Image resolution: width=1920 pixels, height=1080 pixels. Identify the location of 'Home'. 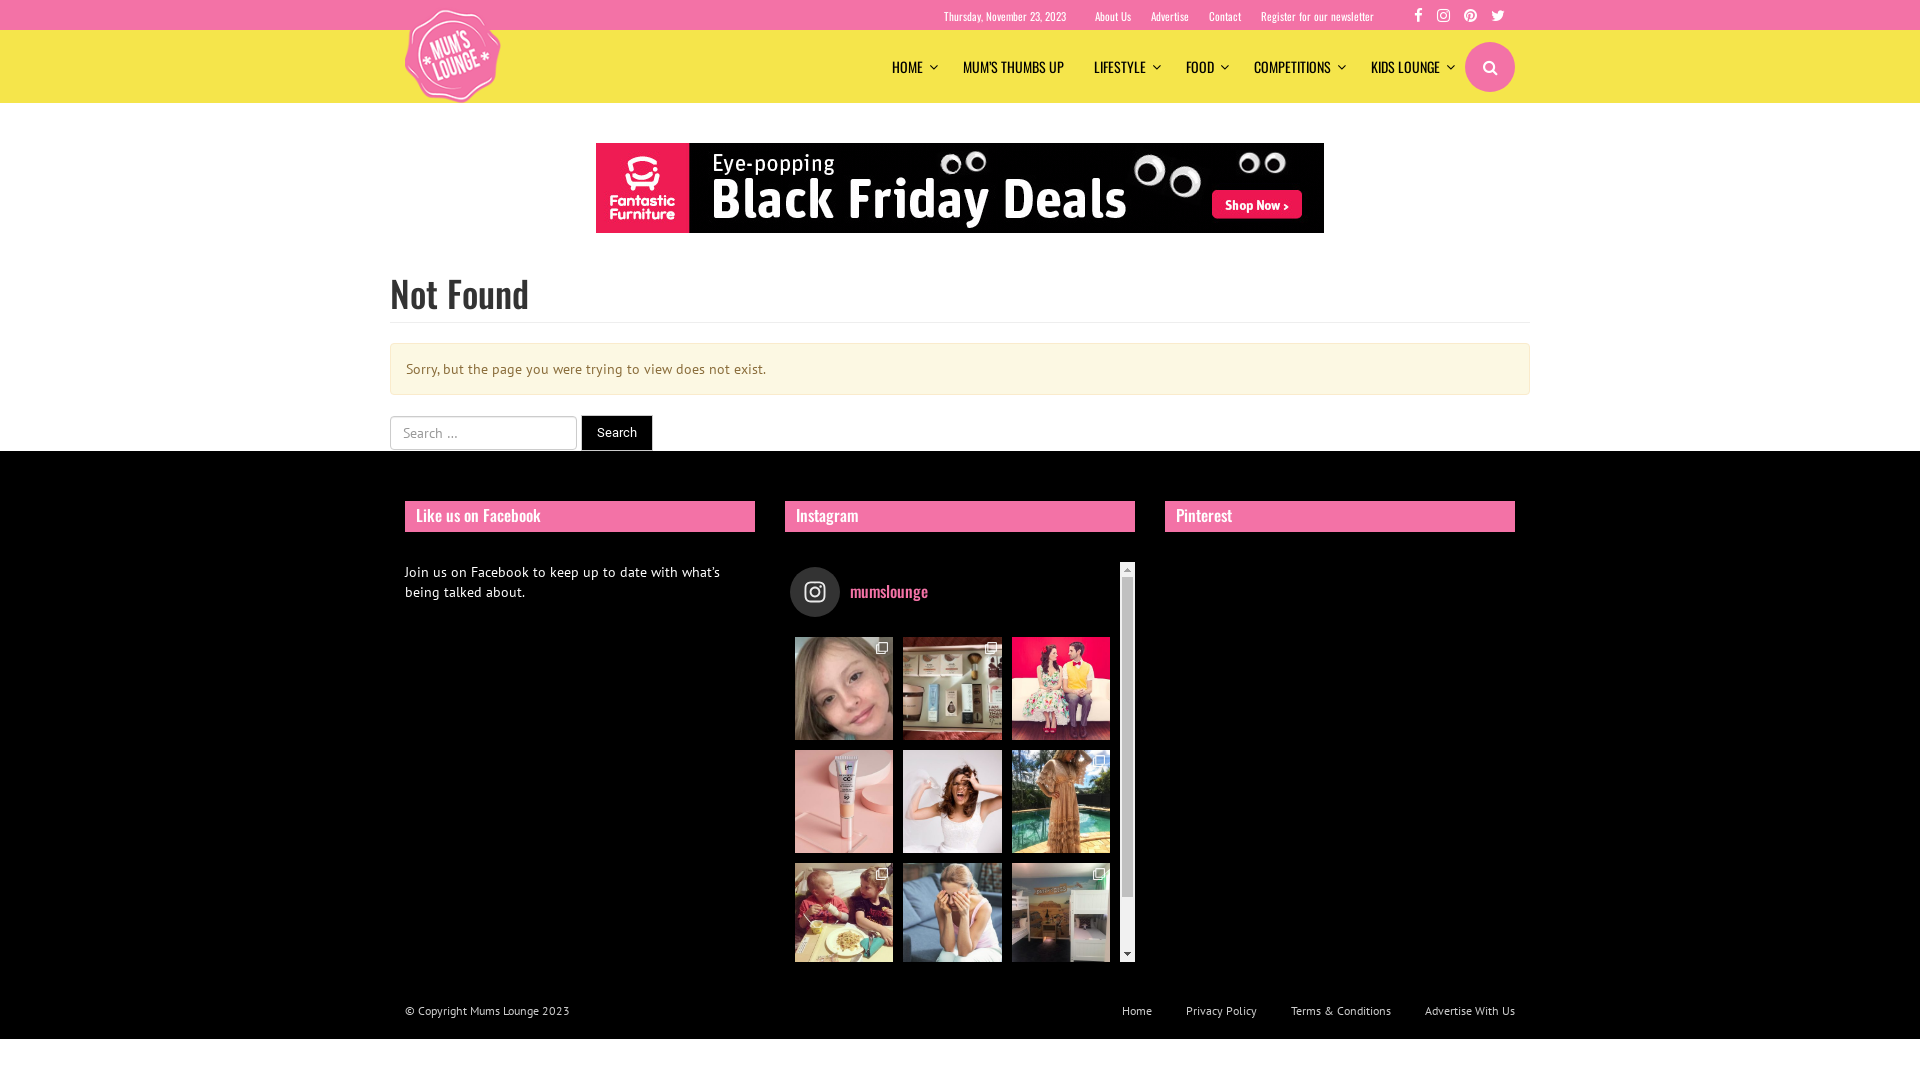
(1137, 1010).